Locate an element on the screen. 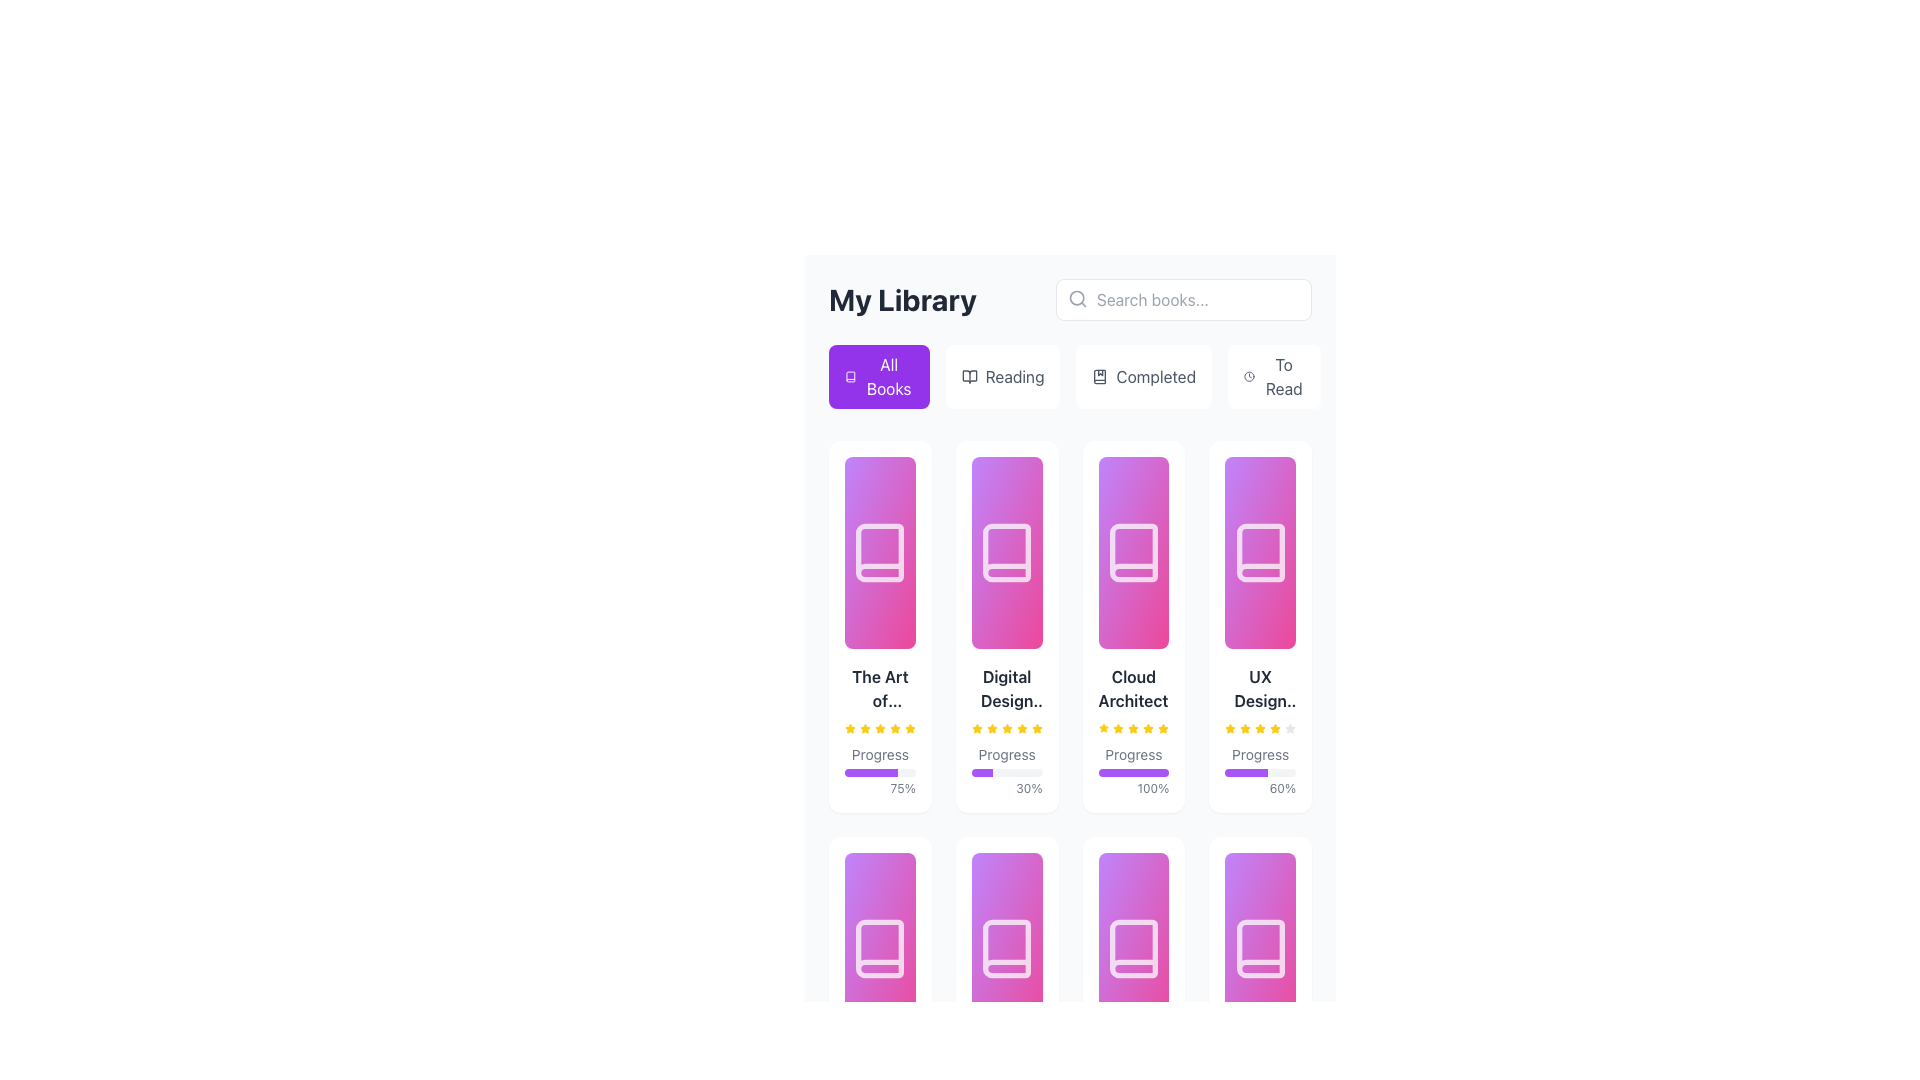 This screenshot has width=1920, height=1080. the progress indicator for 'UX Design Fundamentals', which visually represents the completion percentage and is located at the bottom of the corresponding card in the reading list interface is located at coordinates (1259, 770).